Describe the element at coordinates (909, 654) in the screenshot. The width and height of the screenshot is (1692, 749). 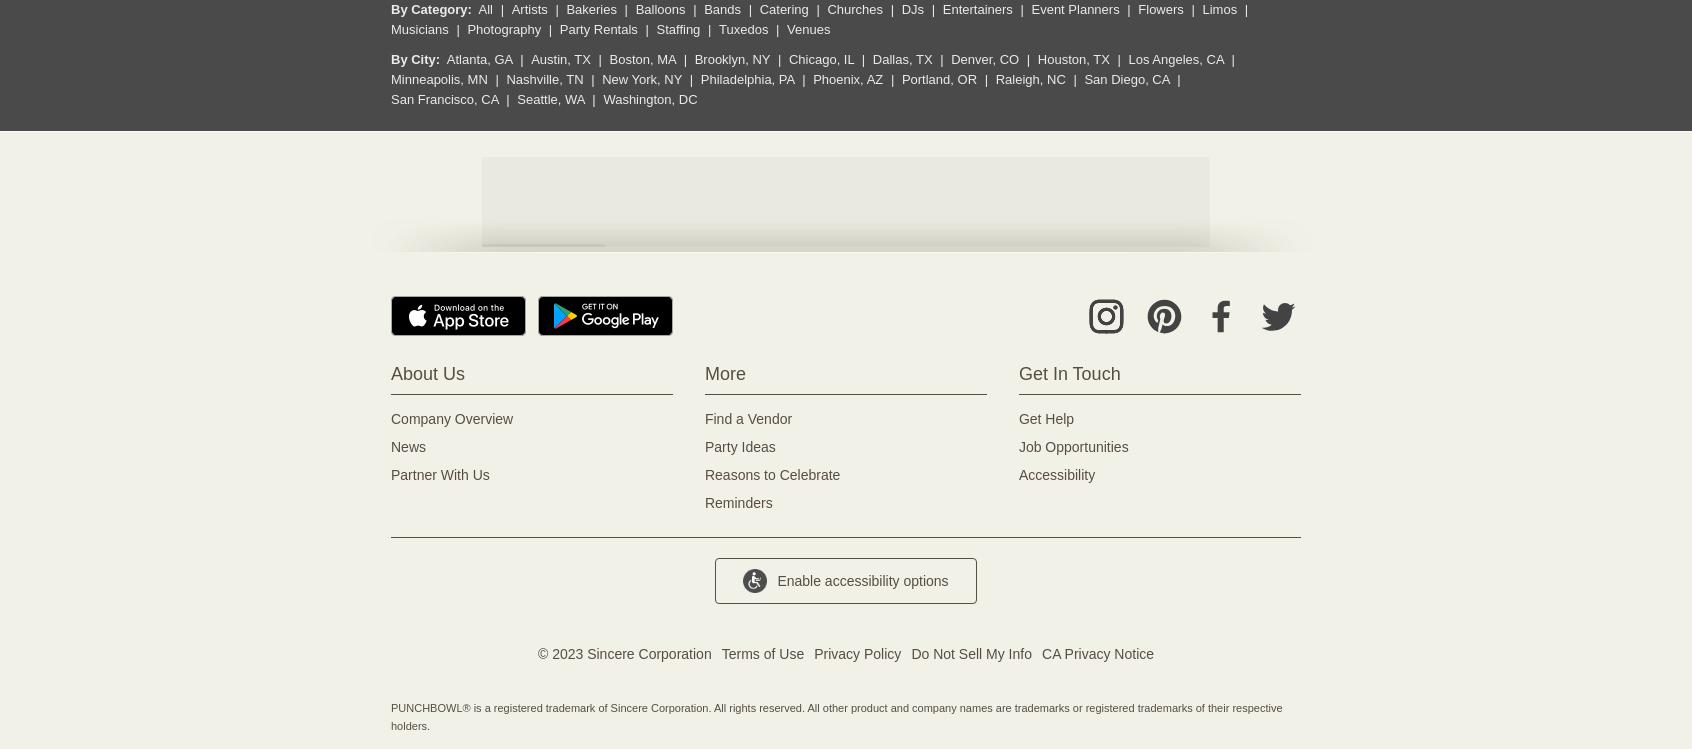
I see `'Do Not Sell My Info'` at that location.